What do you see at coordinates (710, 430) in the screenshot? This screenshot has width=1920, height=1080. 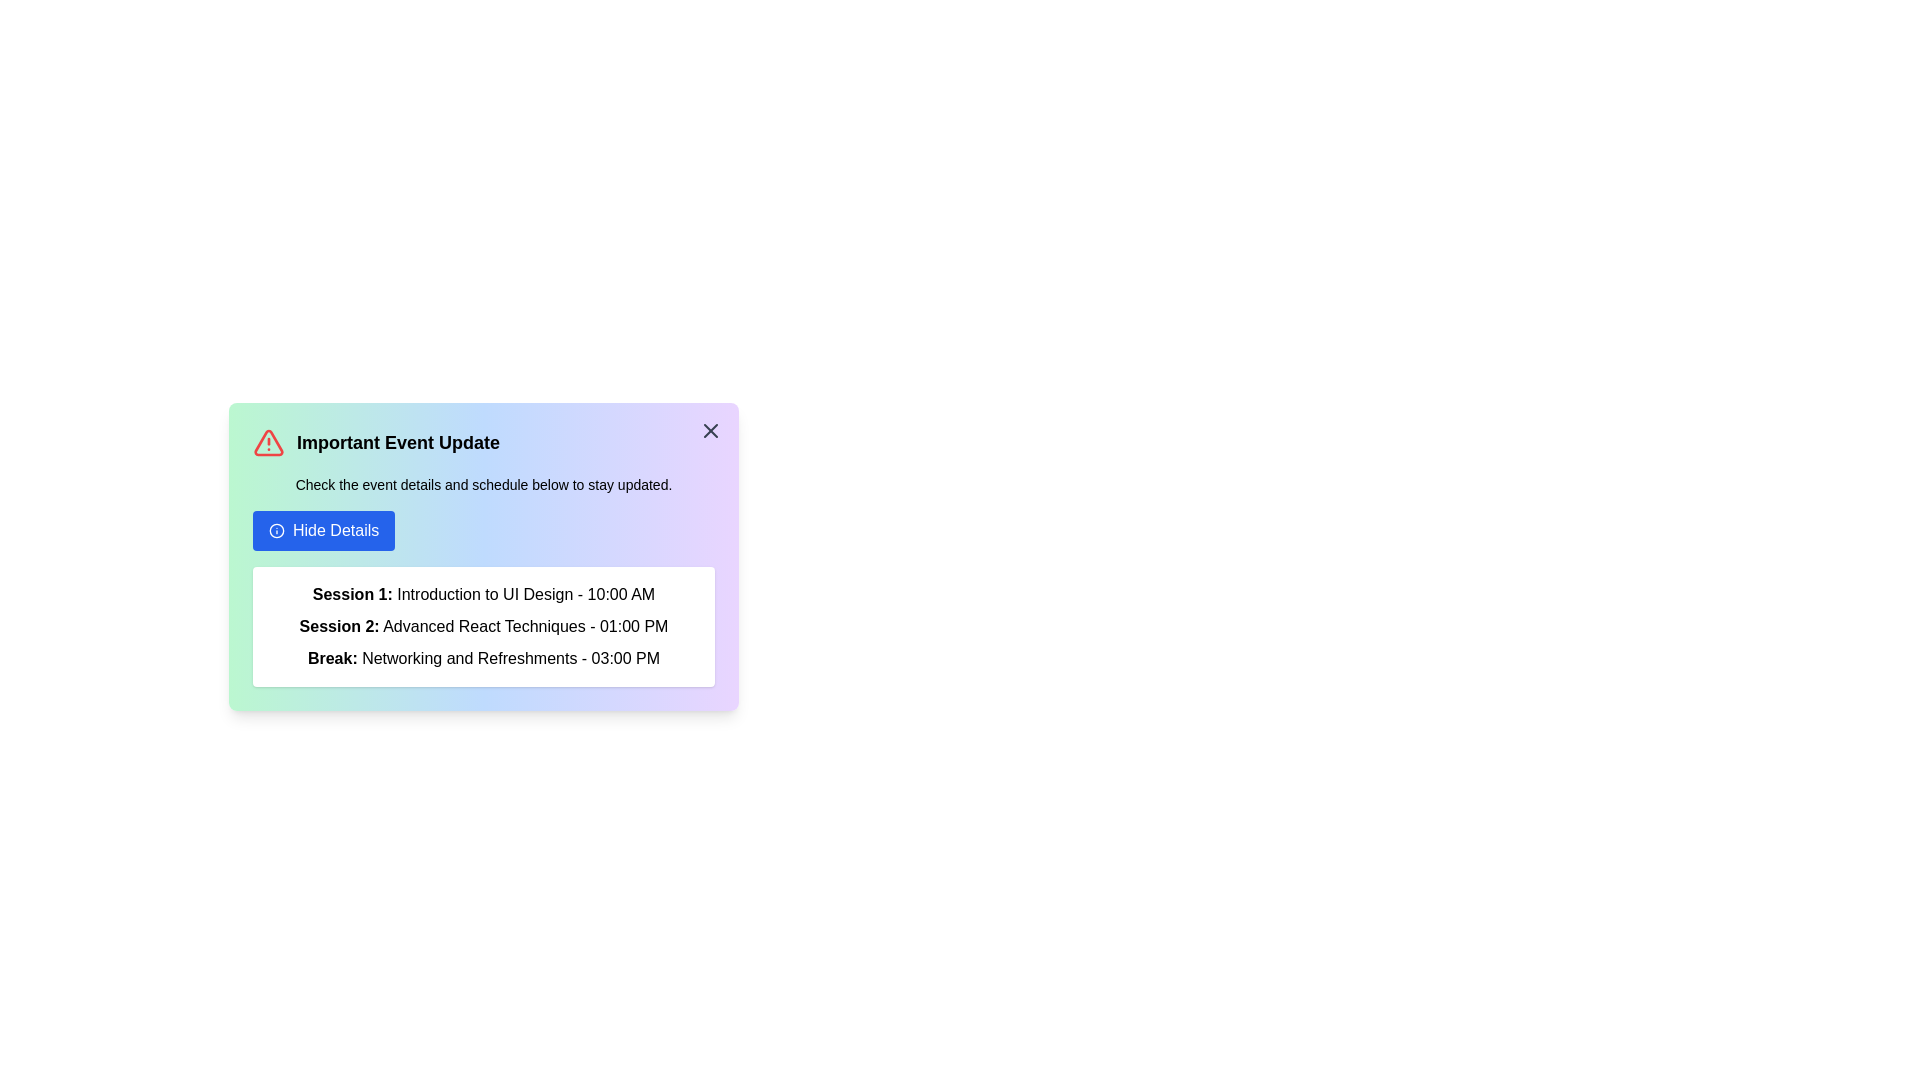 I see `'X' button in the top-right corner of the alert box to close it` at bounding box center [710, 430].